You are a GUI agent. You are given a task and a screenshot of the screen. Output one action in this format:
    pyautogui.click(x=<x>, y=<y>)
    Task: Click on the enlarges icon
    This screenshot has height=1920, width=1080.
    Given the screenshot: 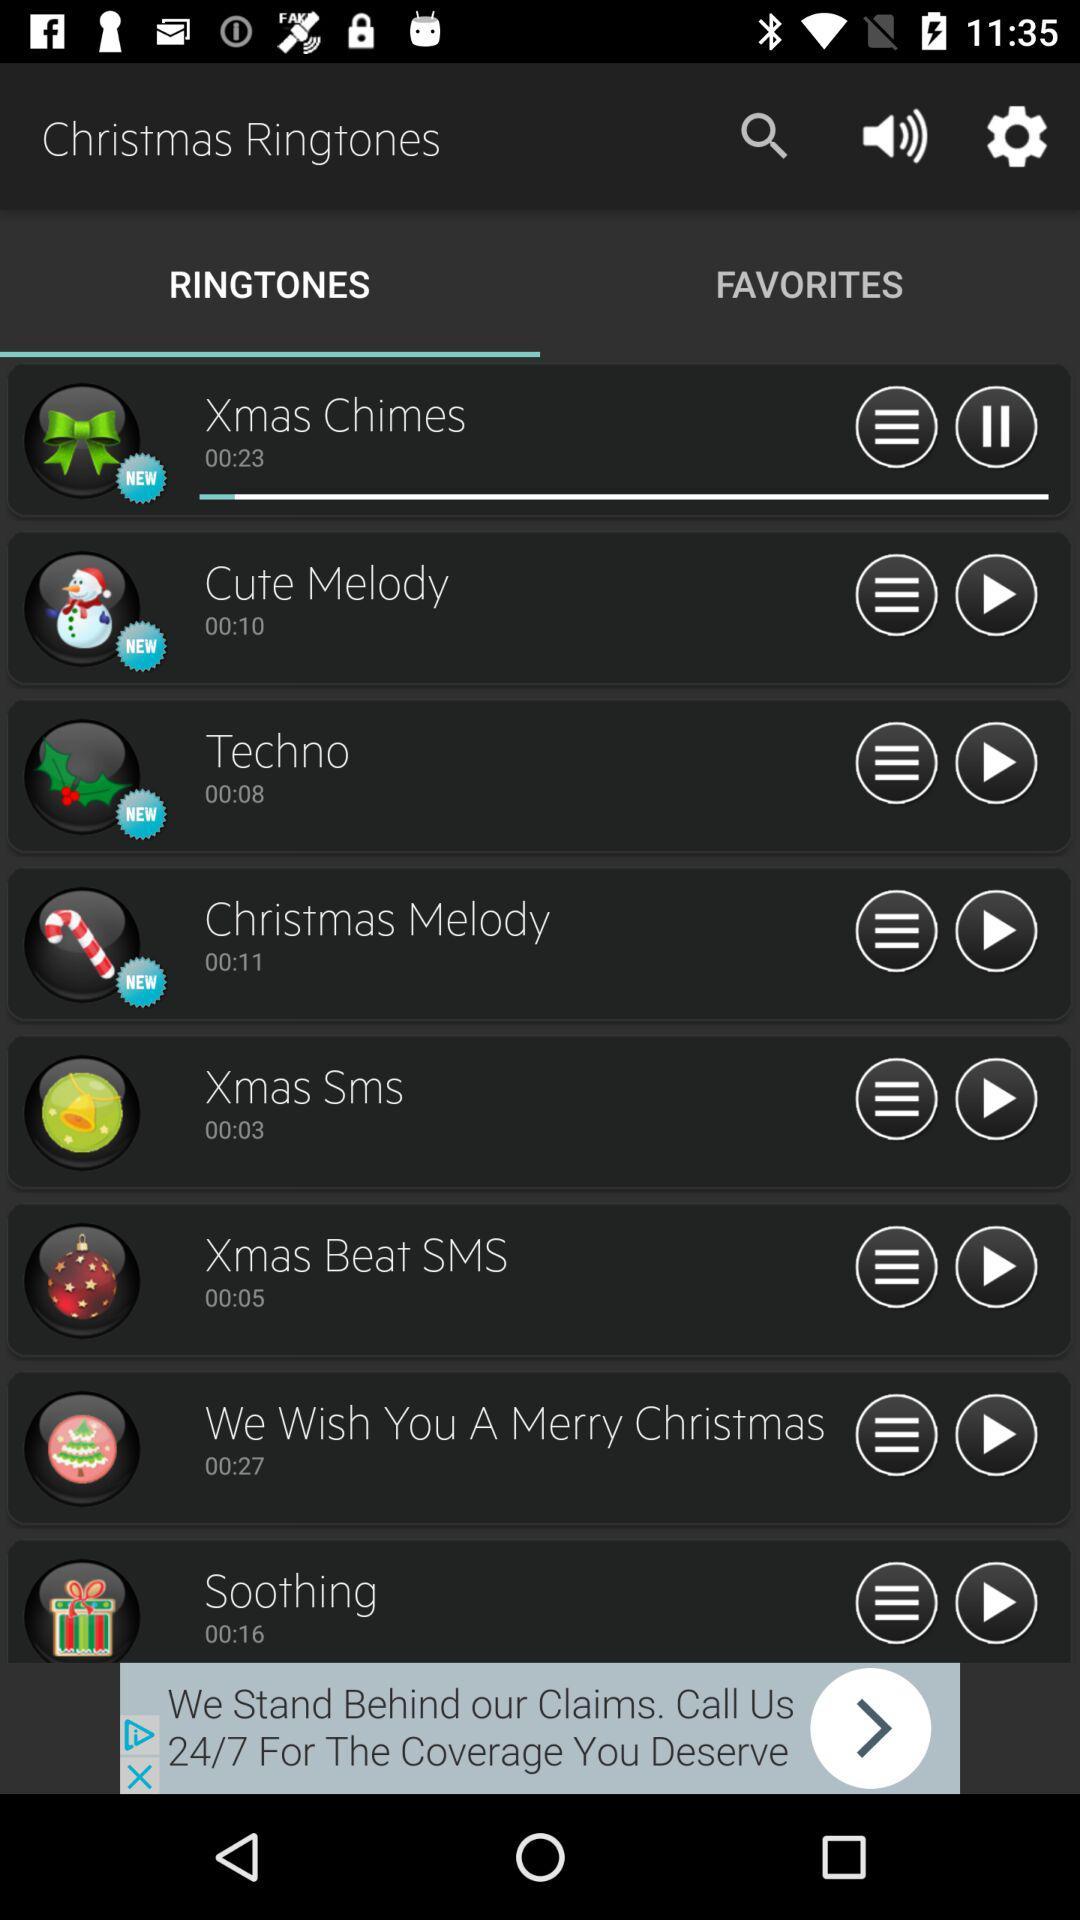 What is the action you would take?
    pyautogui.click(x=80, y=944)
    